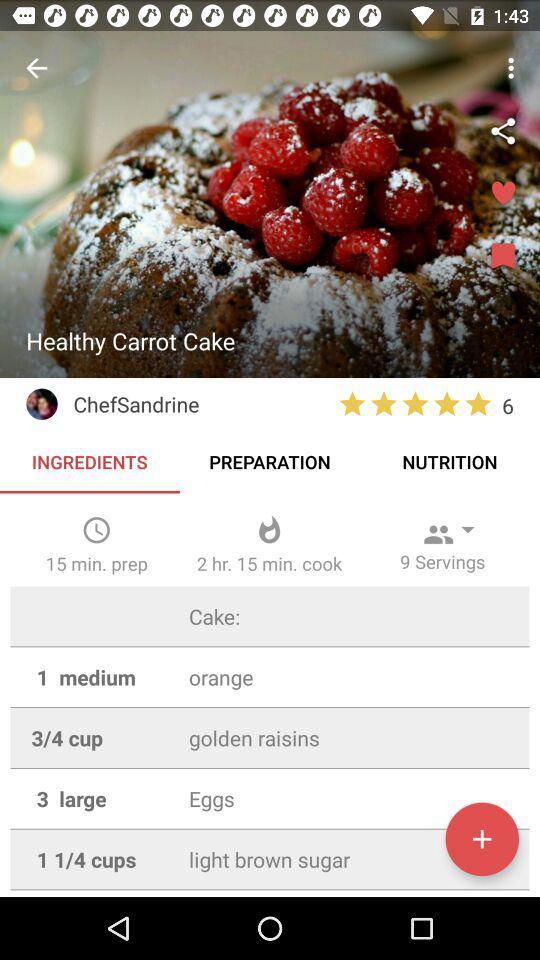 Image resolution: width=540 pixels, height=960 pixels. I want to click on like button, so click(502, 194).